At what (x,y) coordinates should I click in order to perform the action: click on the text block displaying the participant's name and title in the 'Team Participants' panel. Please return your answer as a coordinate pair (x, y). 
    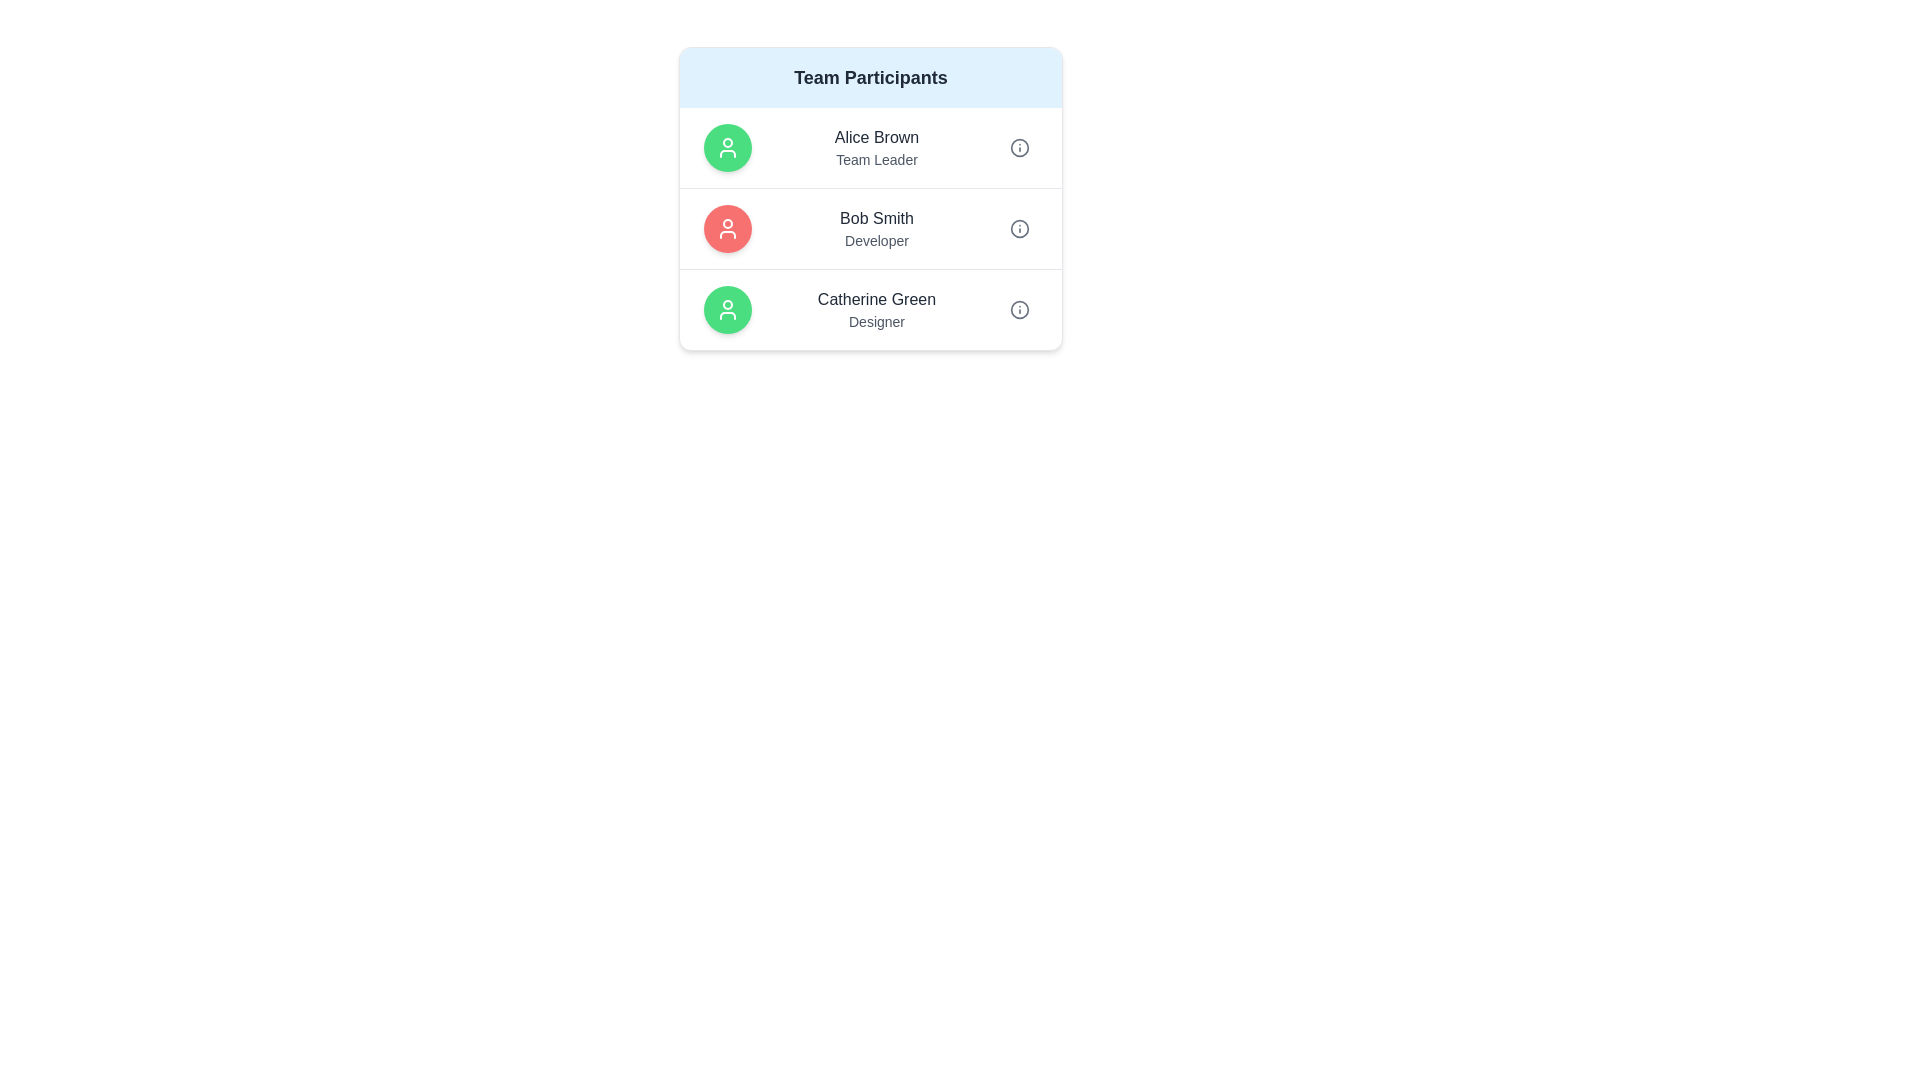
    Looking at the image, I should click on (877, 146).